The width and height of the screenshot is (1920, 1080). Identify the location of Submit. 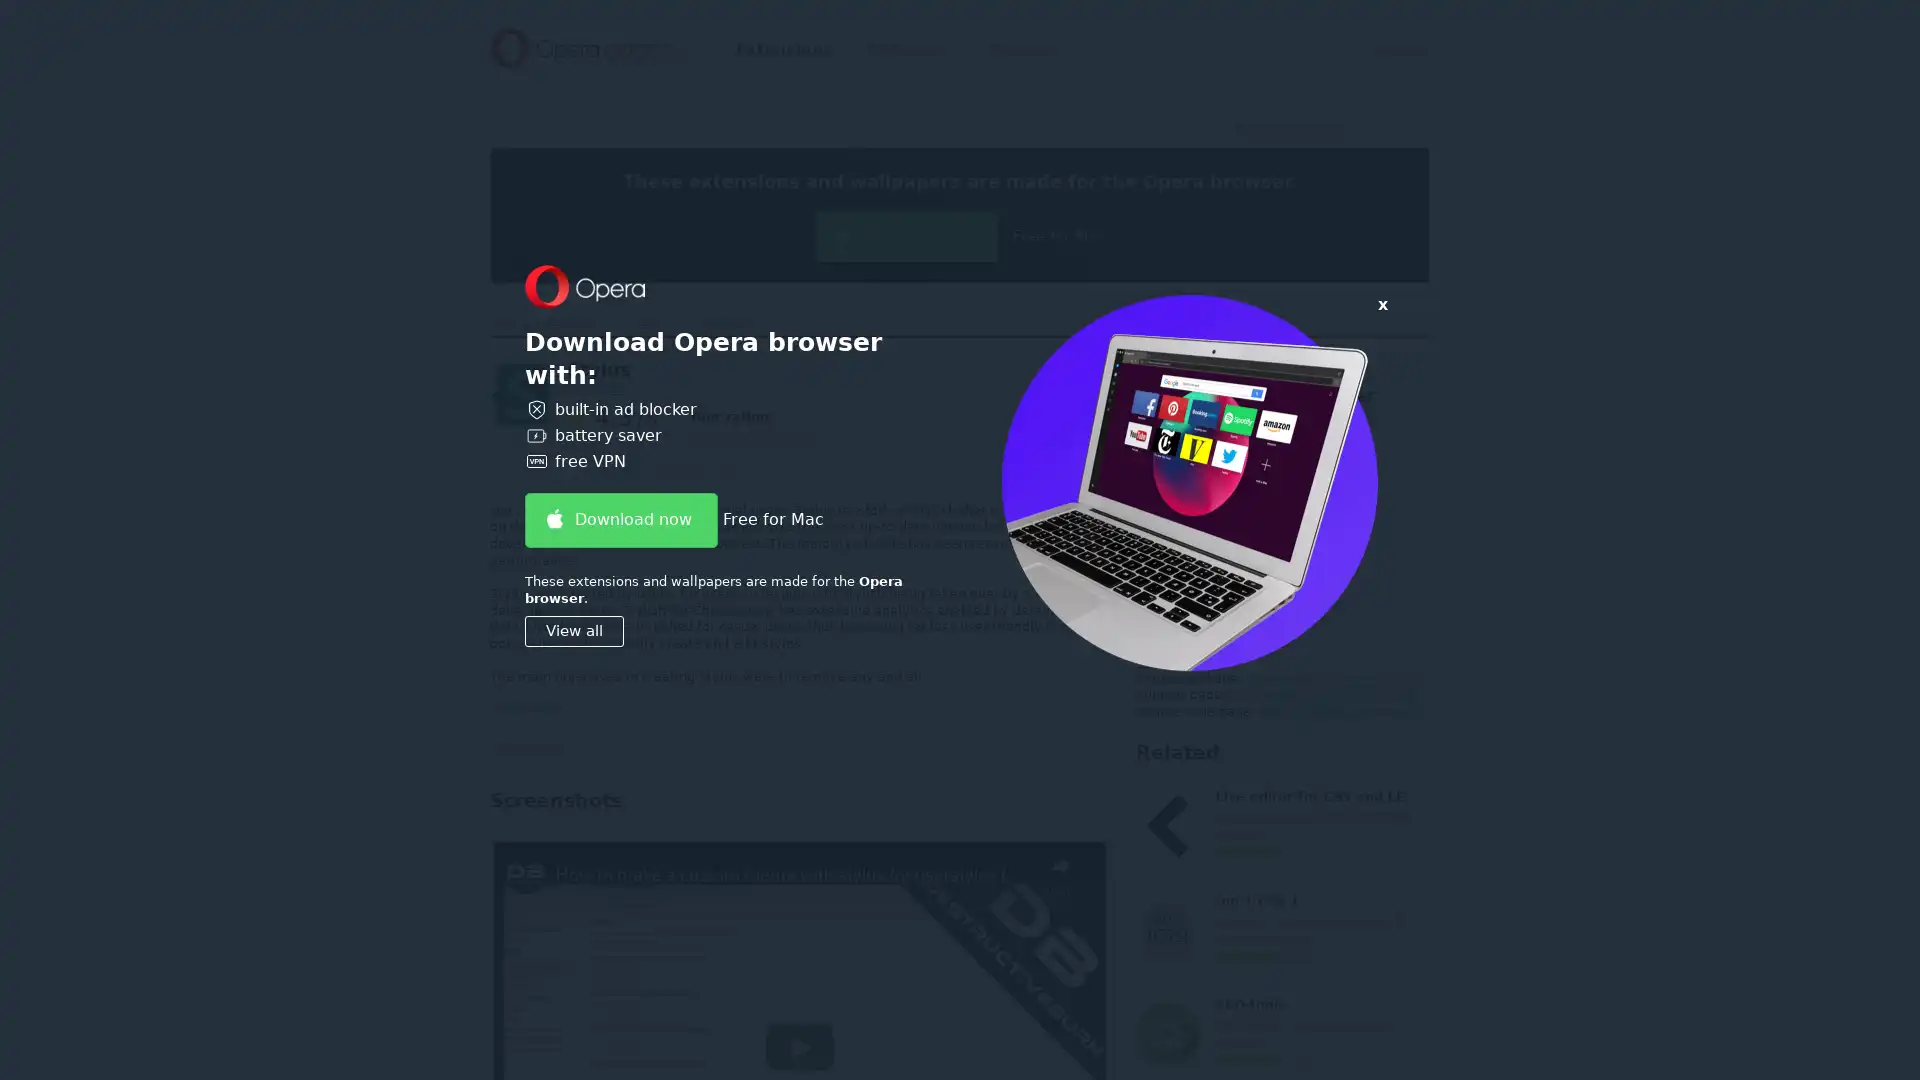
(1416, 125).